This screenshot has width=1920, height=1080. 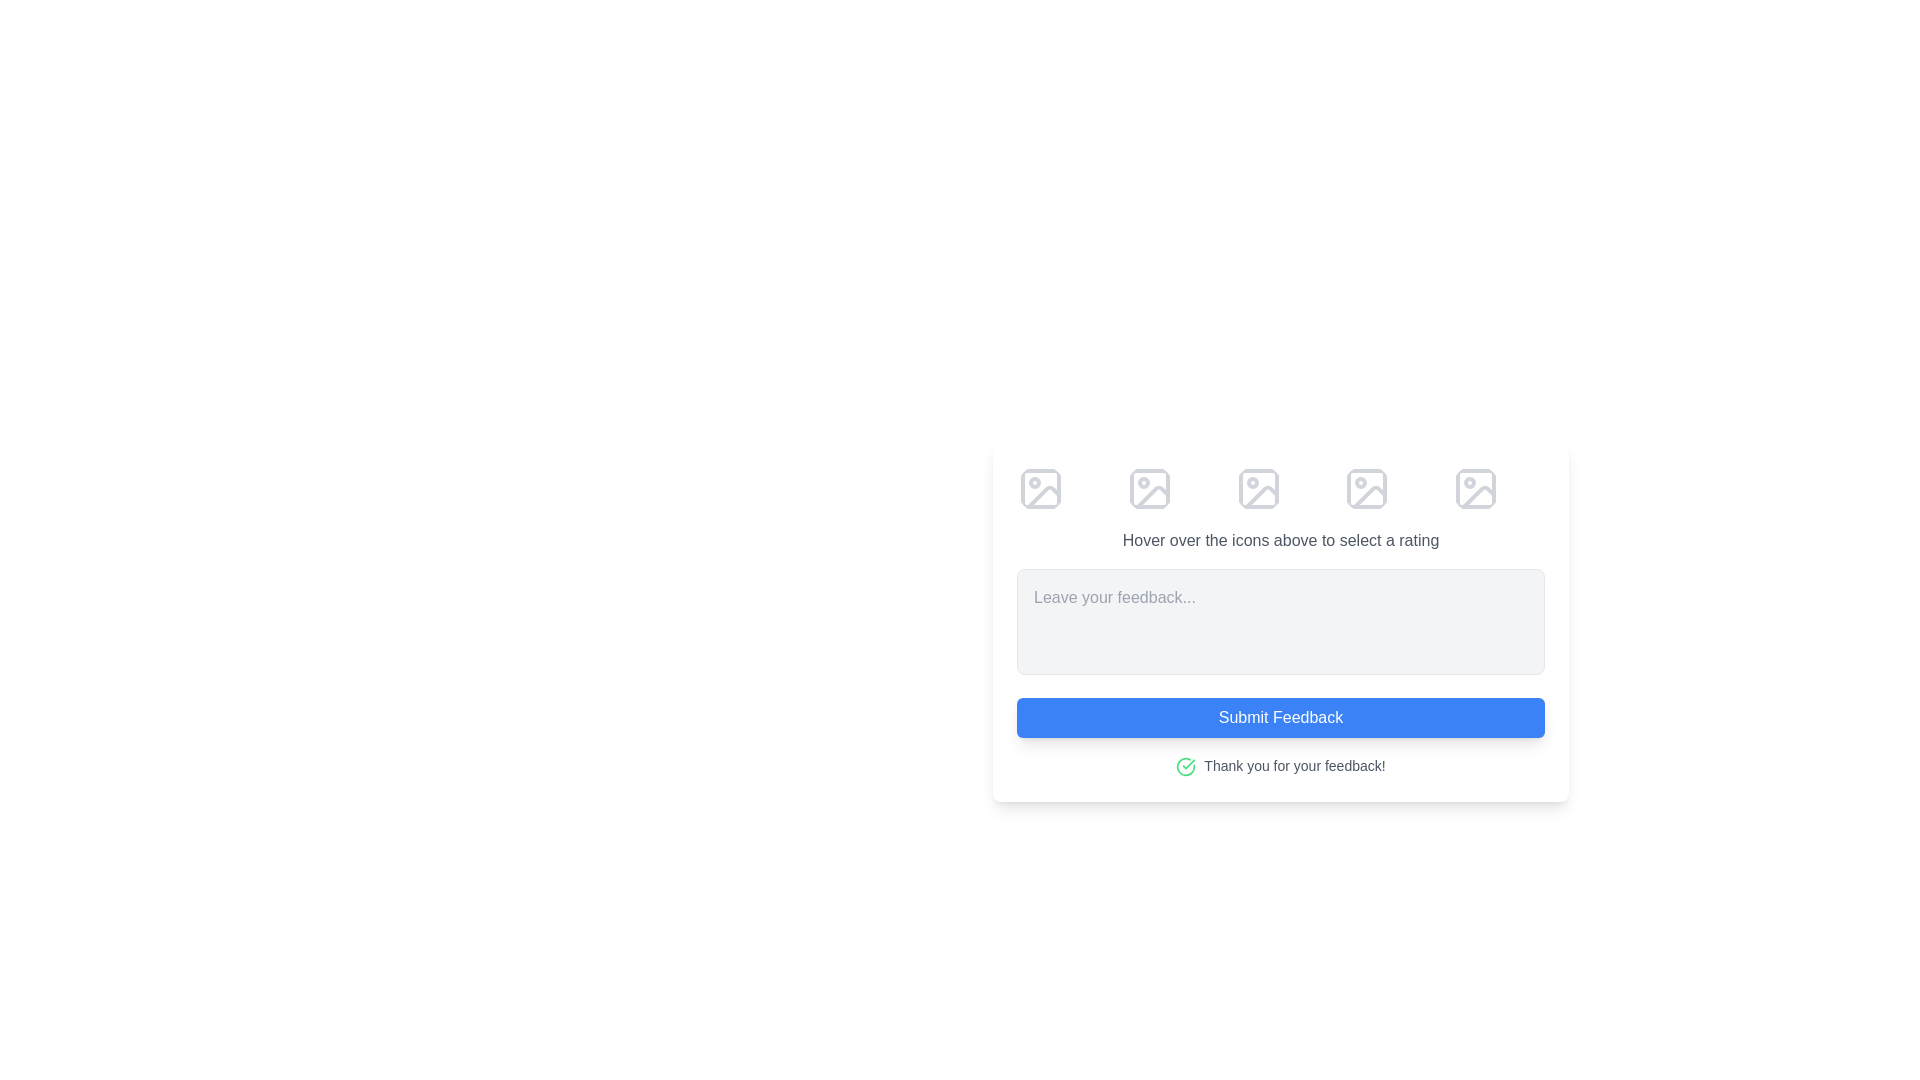 What do you see at coordinates (1149, 489) in the screenshot?
I see `the second icon button in a row of five icons located near the top of the feedback section interface, which is centrally aligned over the input field and submission button` at bounding box center [1149, 489].